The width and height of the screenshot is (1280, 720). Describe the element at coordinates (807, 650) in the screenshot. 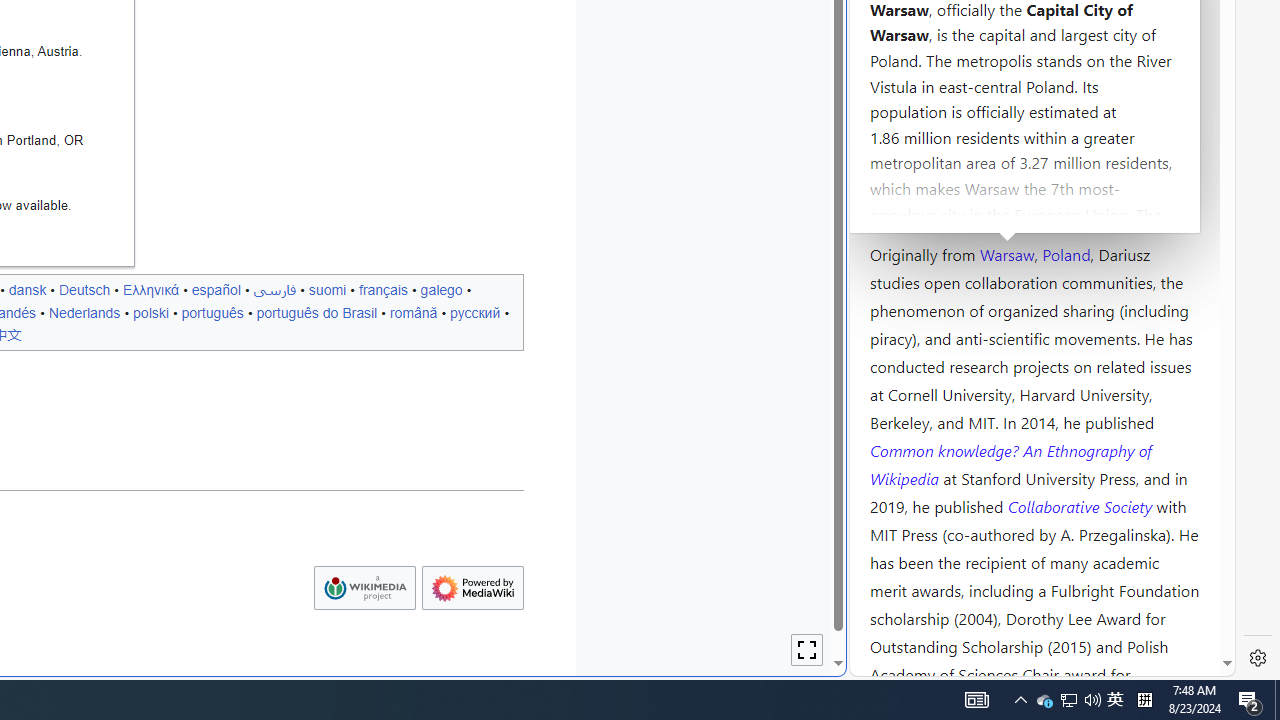

I see `'Toggle limited content width'` at that location.